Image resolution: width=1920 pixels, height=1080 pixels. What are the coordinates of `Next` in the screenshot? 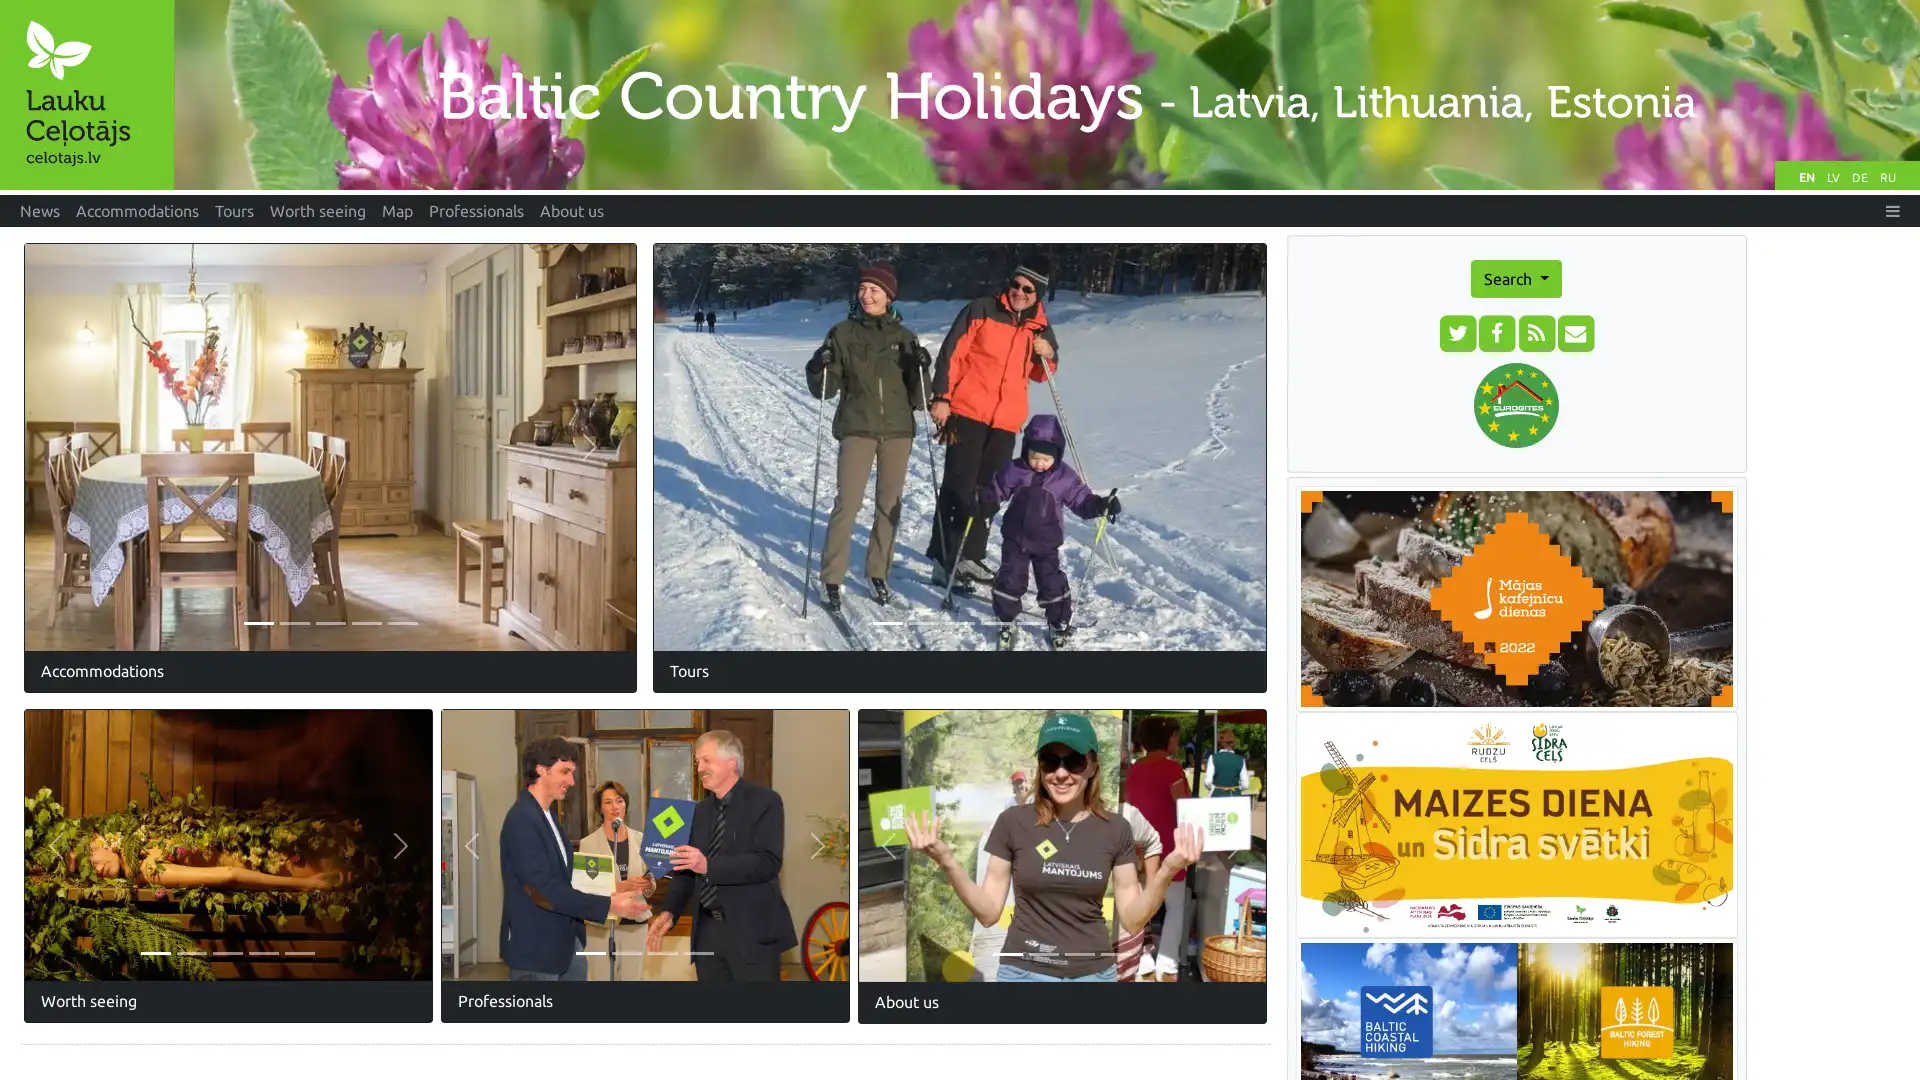 It's located at (589, 445).